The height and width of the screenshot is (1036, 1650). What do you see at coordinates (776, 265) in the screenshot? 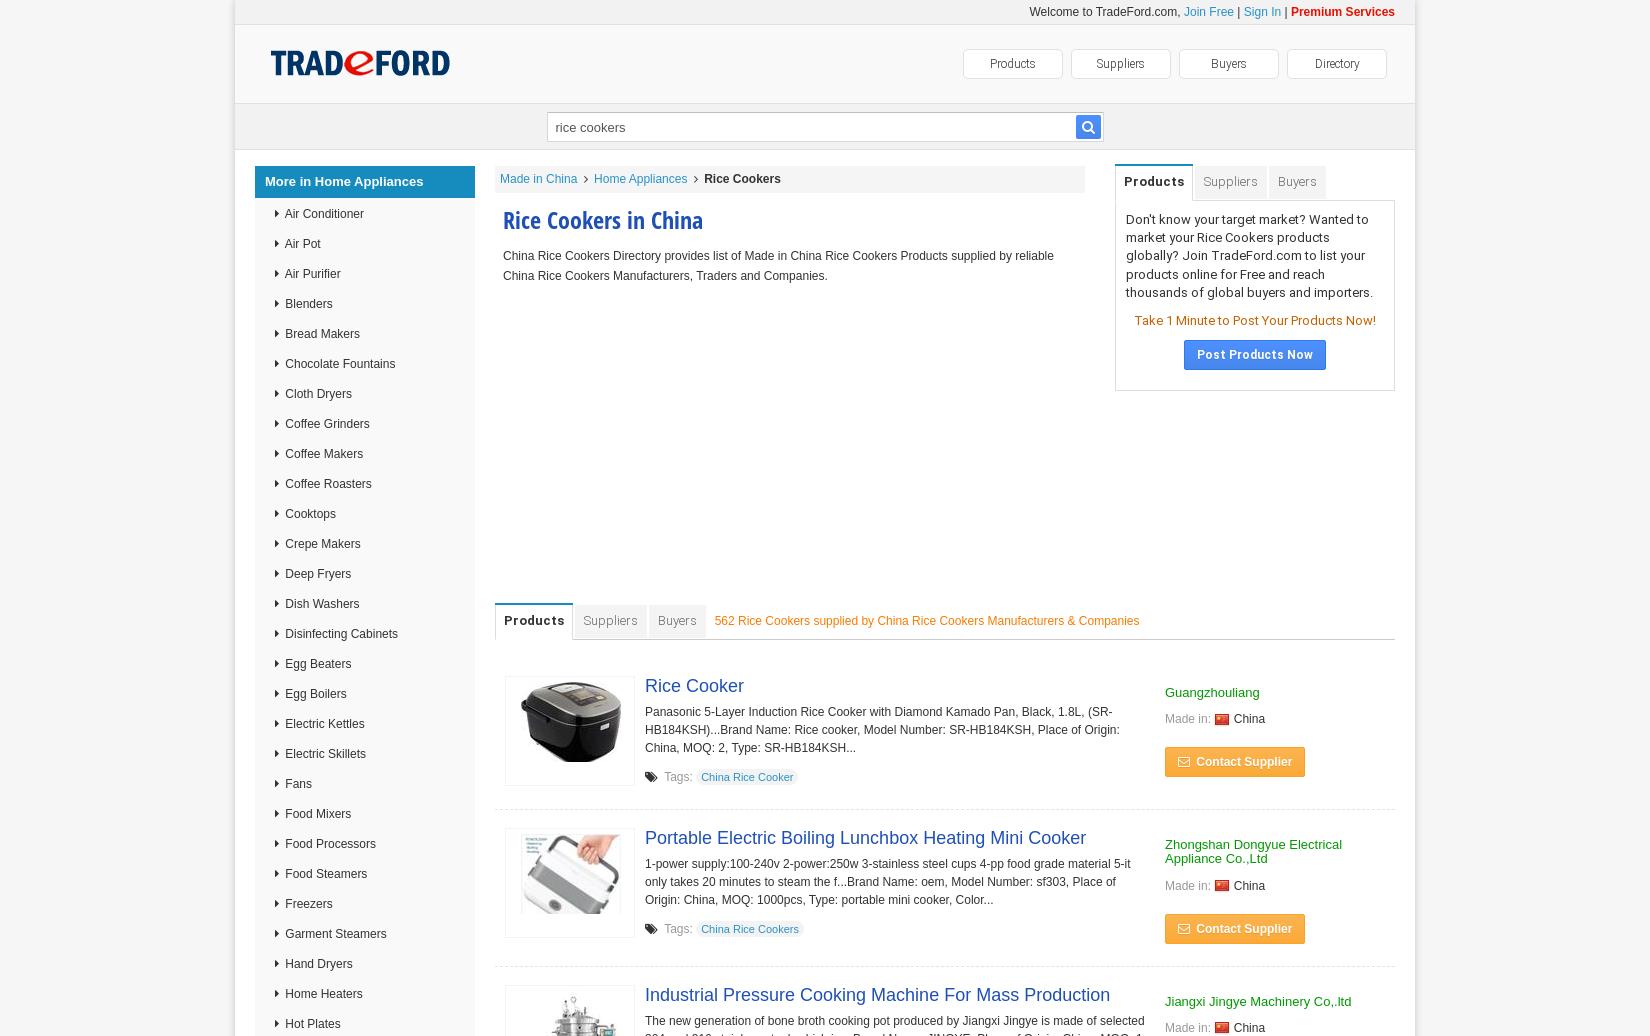
I see `'China Rice Cookers Directory provides list of Made in China Rice Cookers Products supplied by reliable China Rice Cookers Manufacturers, Traders and Companies.'` at bounding box center [776, 265].